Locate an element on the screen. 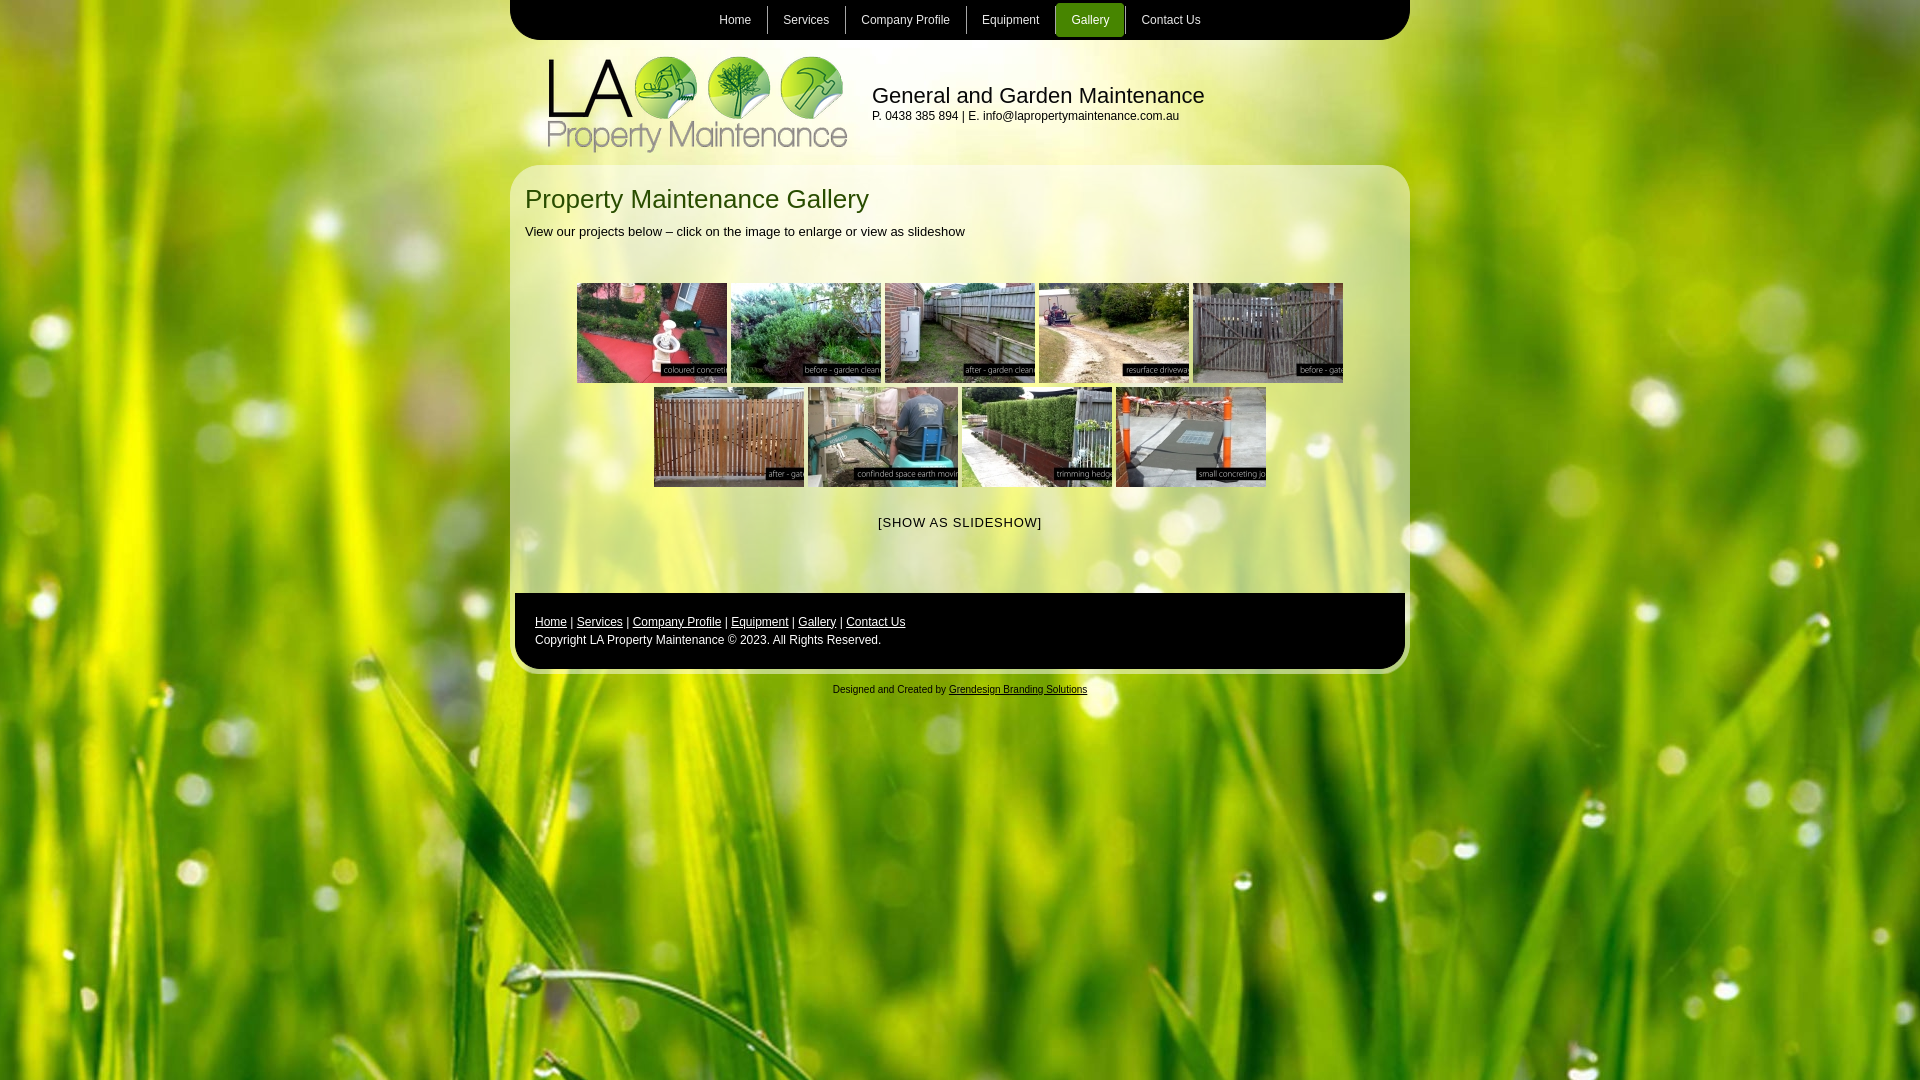  'Home' is located at coordinates (733, 19).